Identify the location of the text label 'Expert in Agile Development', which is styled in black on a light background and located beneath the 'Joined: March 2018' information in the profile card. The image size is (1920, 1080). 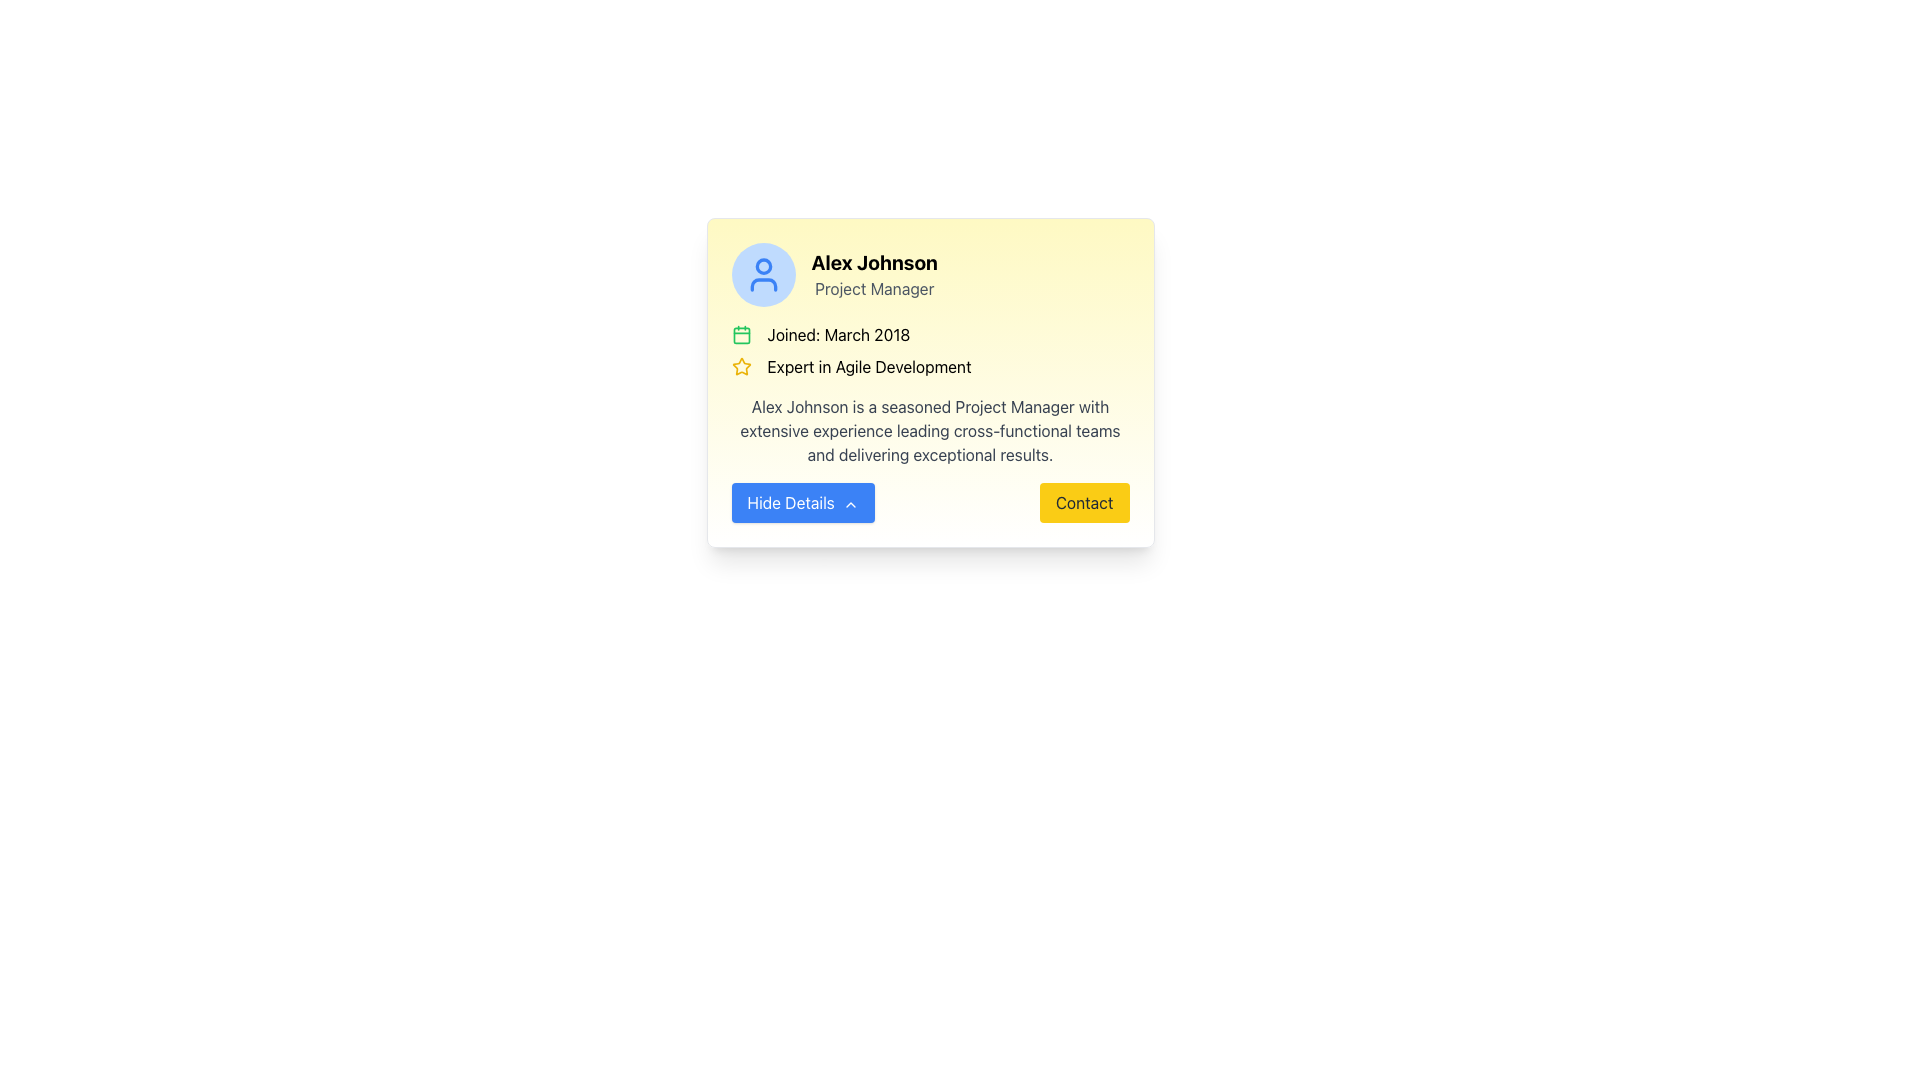
(869, 366).